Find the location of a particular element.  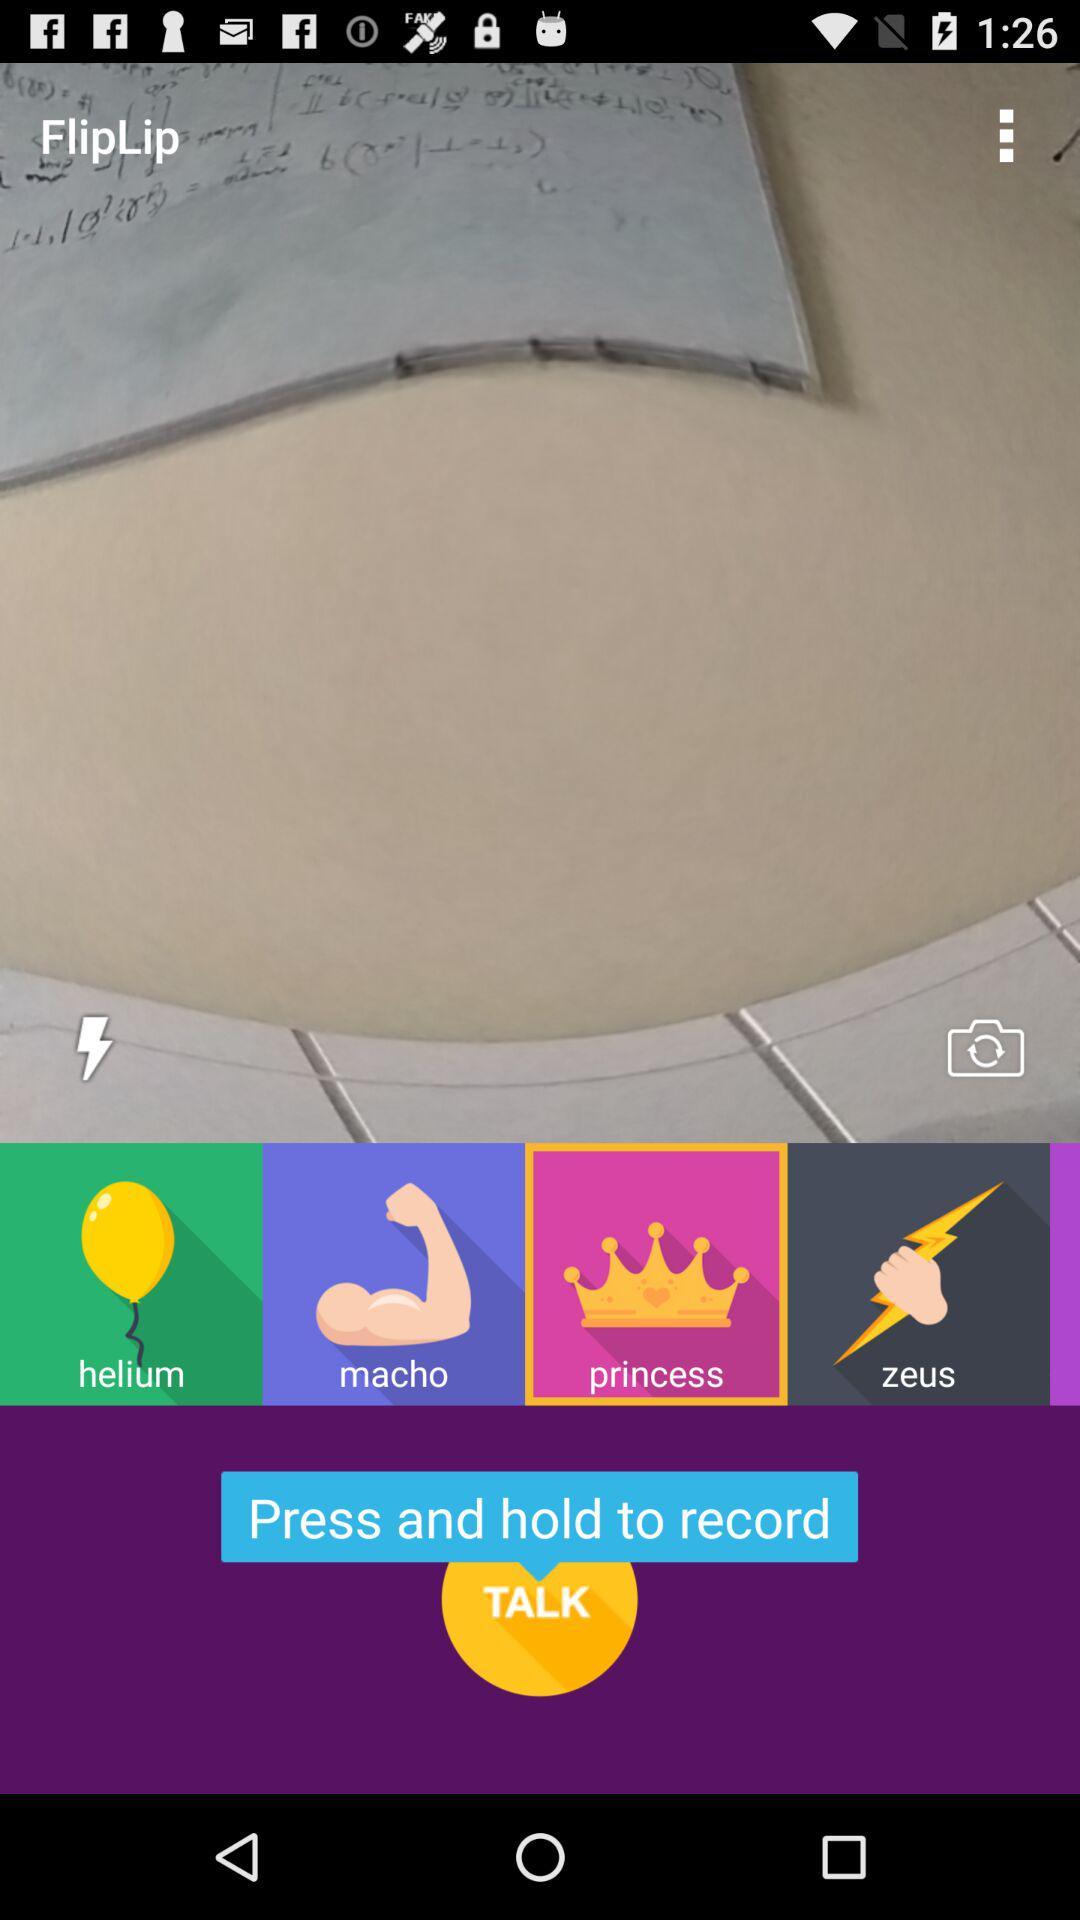

the icon next to princess item is located at coordinates (393, 1273).